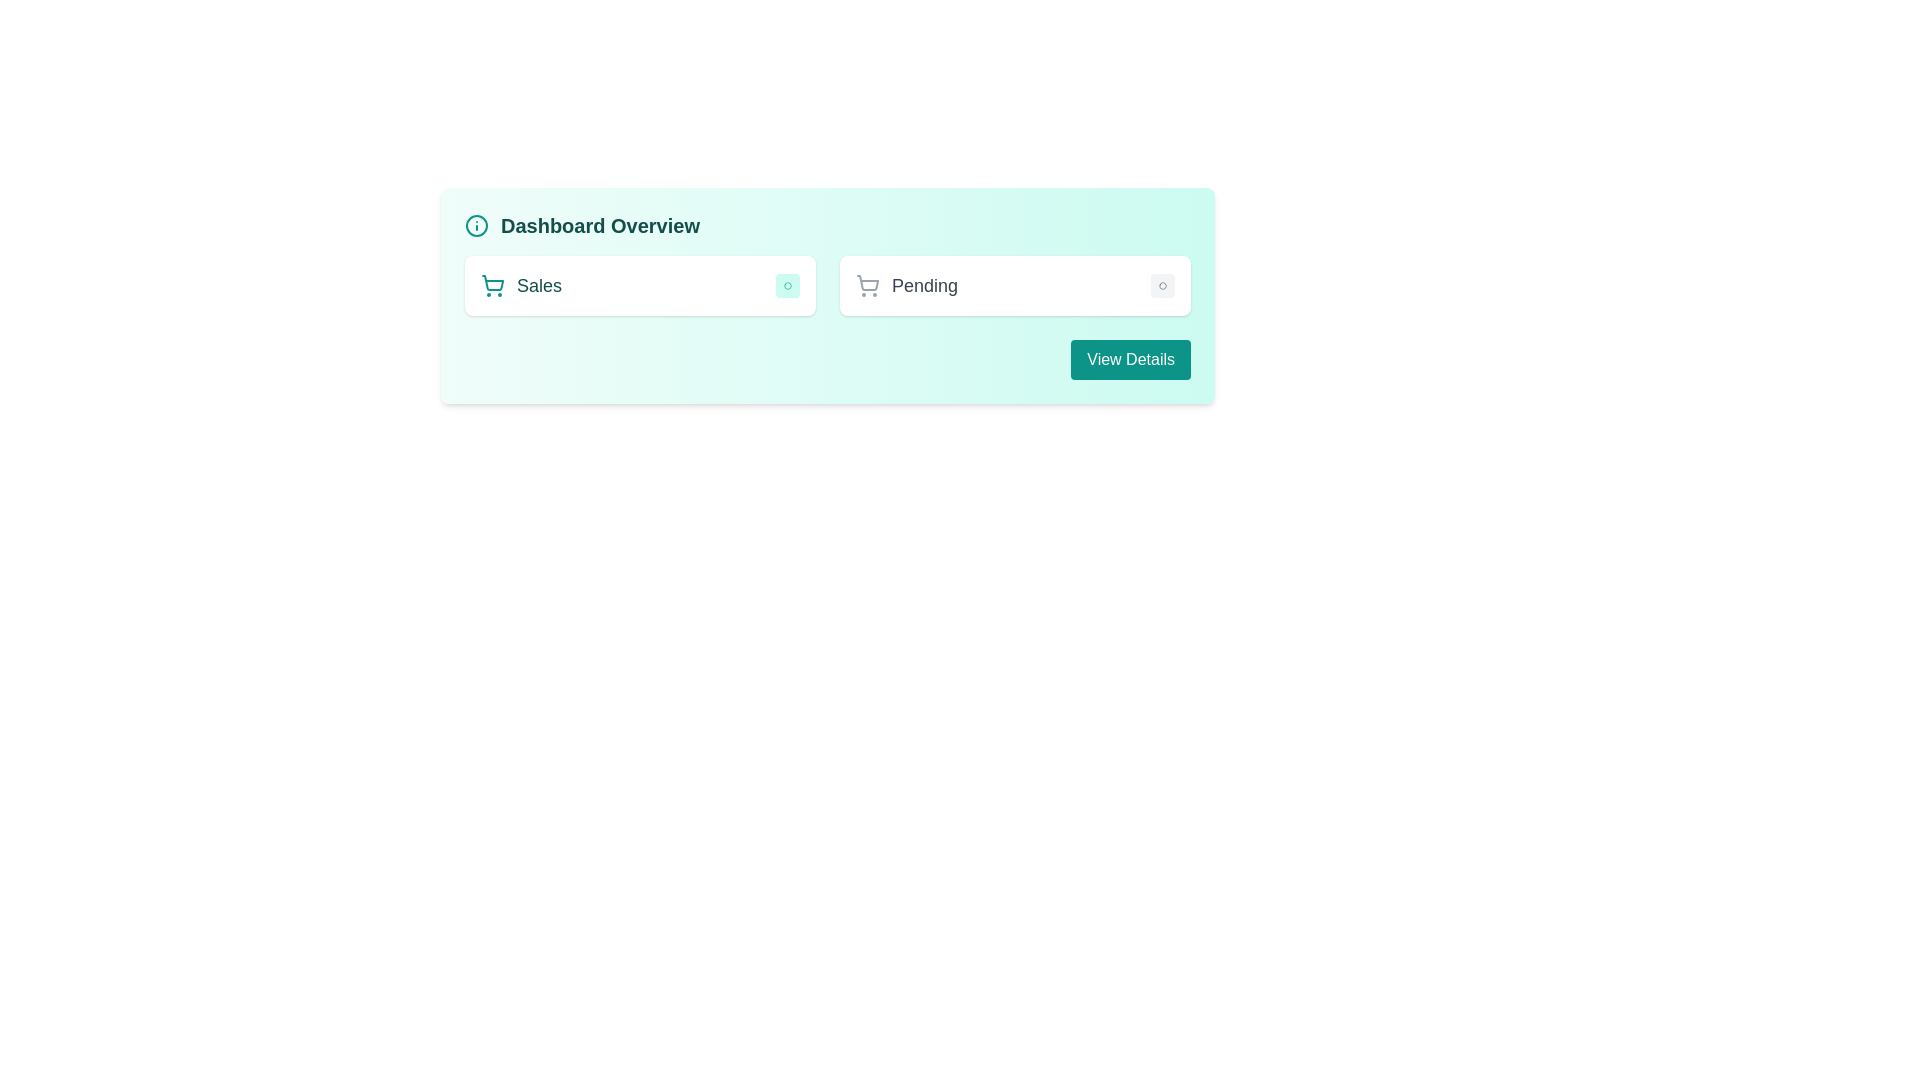  What do you see at coordinates (475, 225) in the screenshot?
I see `the circular teal information icon located at the leftmost part of the header bar labeled 'Dashboard Overview'` at bounding box center [475, 225].